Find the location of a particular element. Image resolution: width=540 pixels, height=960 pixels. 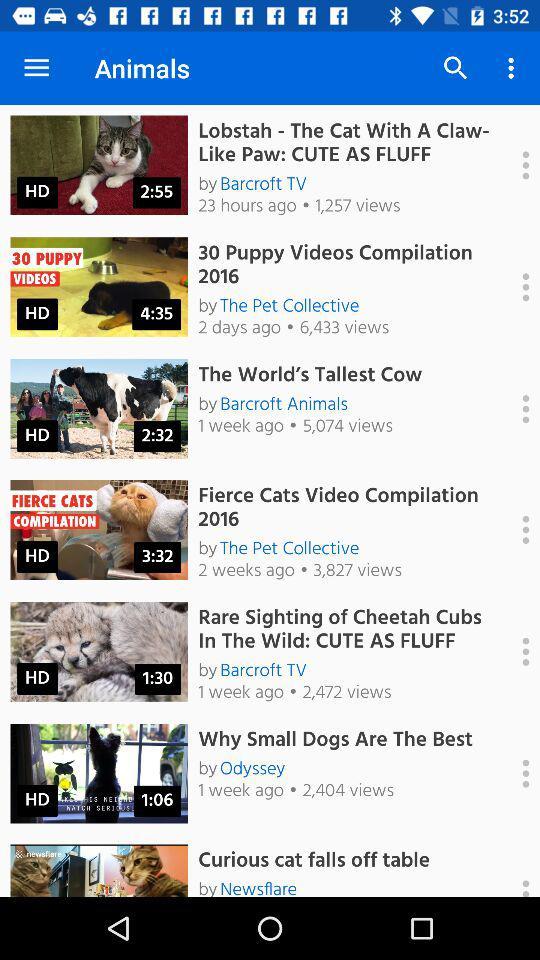

more options is located at coordinates (515, 286).